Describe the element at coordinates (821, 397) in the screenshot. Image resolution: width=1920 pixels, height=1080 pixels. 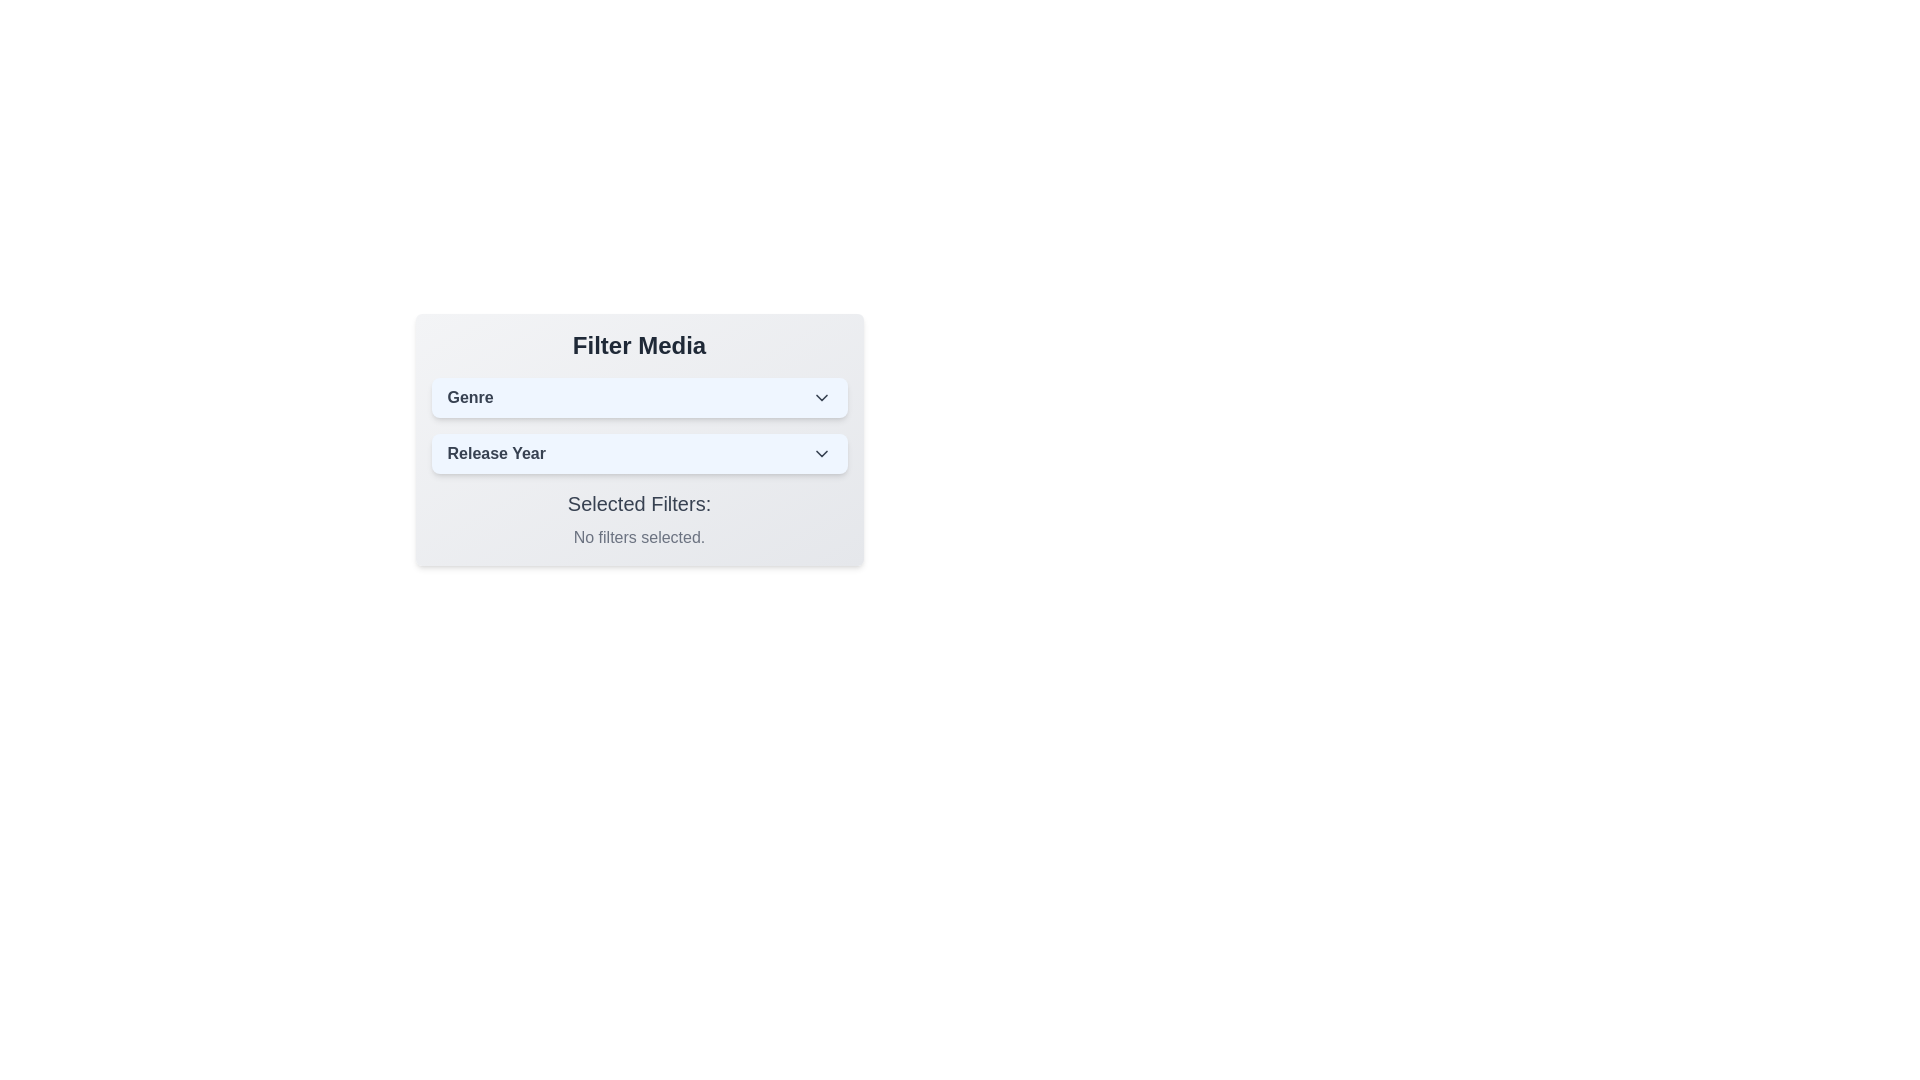
I see `the chevron-down dropdown toggle icon located at the far right of the 'Genre' button for visual feedback` at that location.